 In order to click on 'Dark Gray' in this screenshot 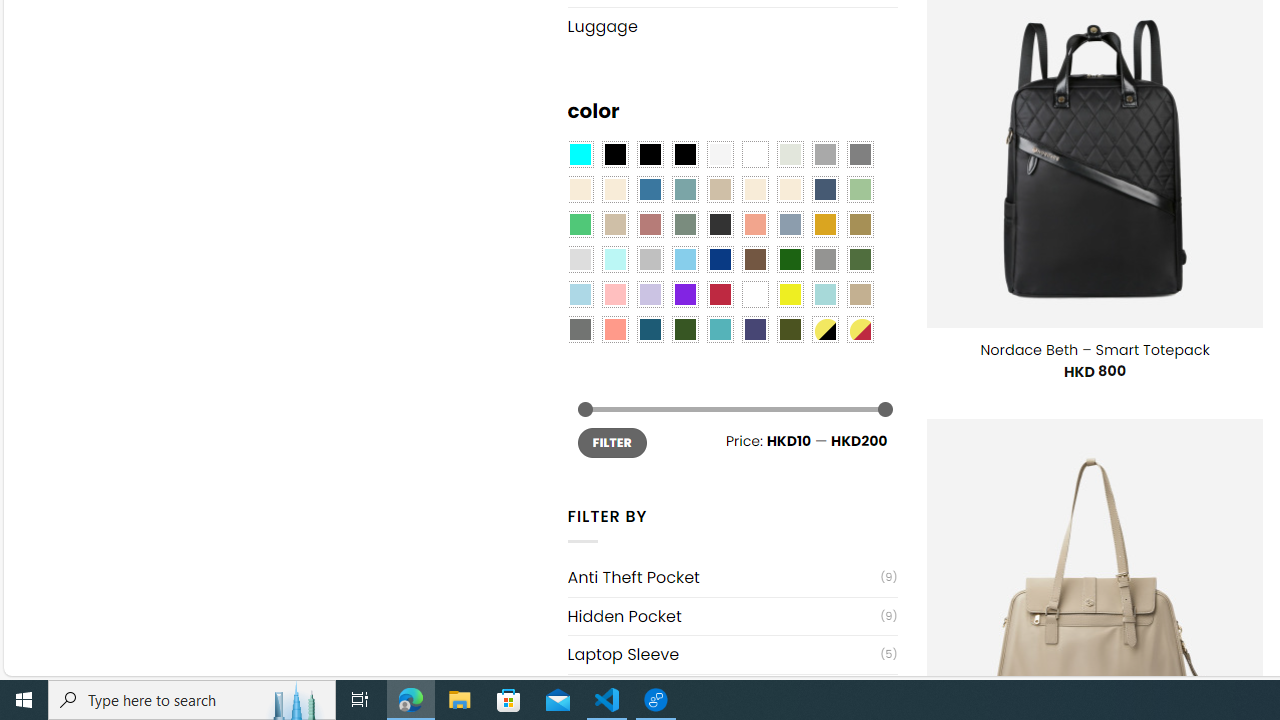, I will do `click(824, 153)`.